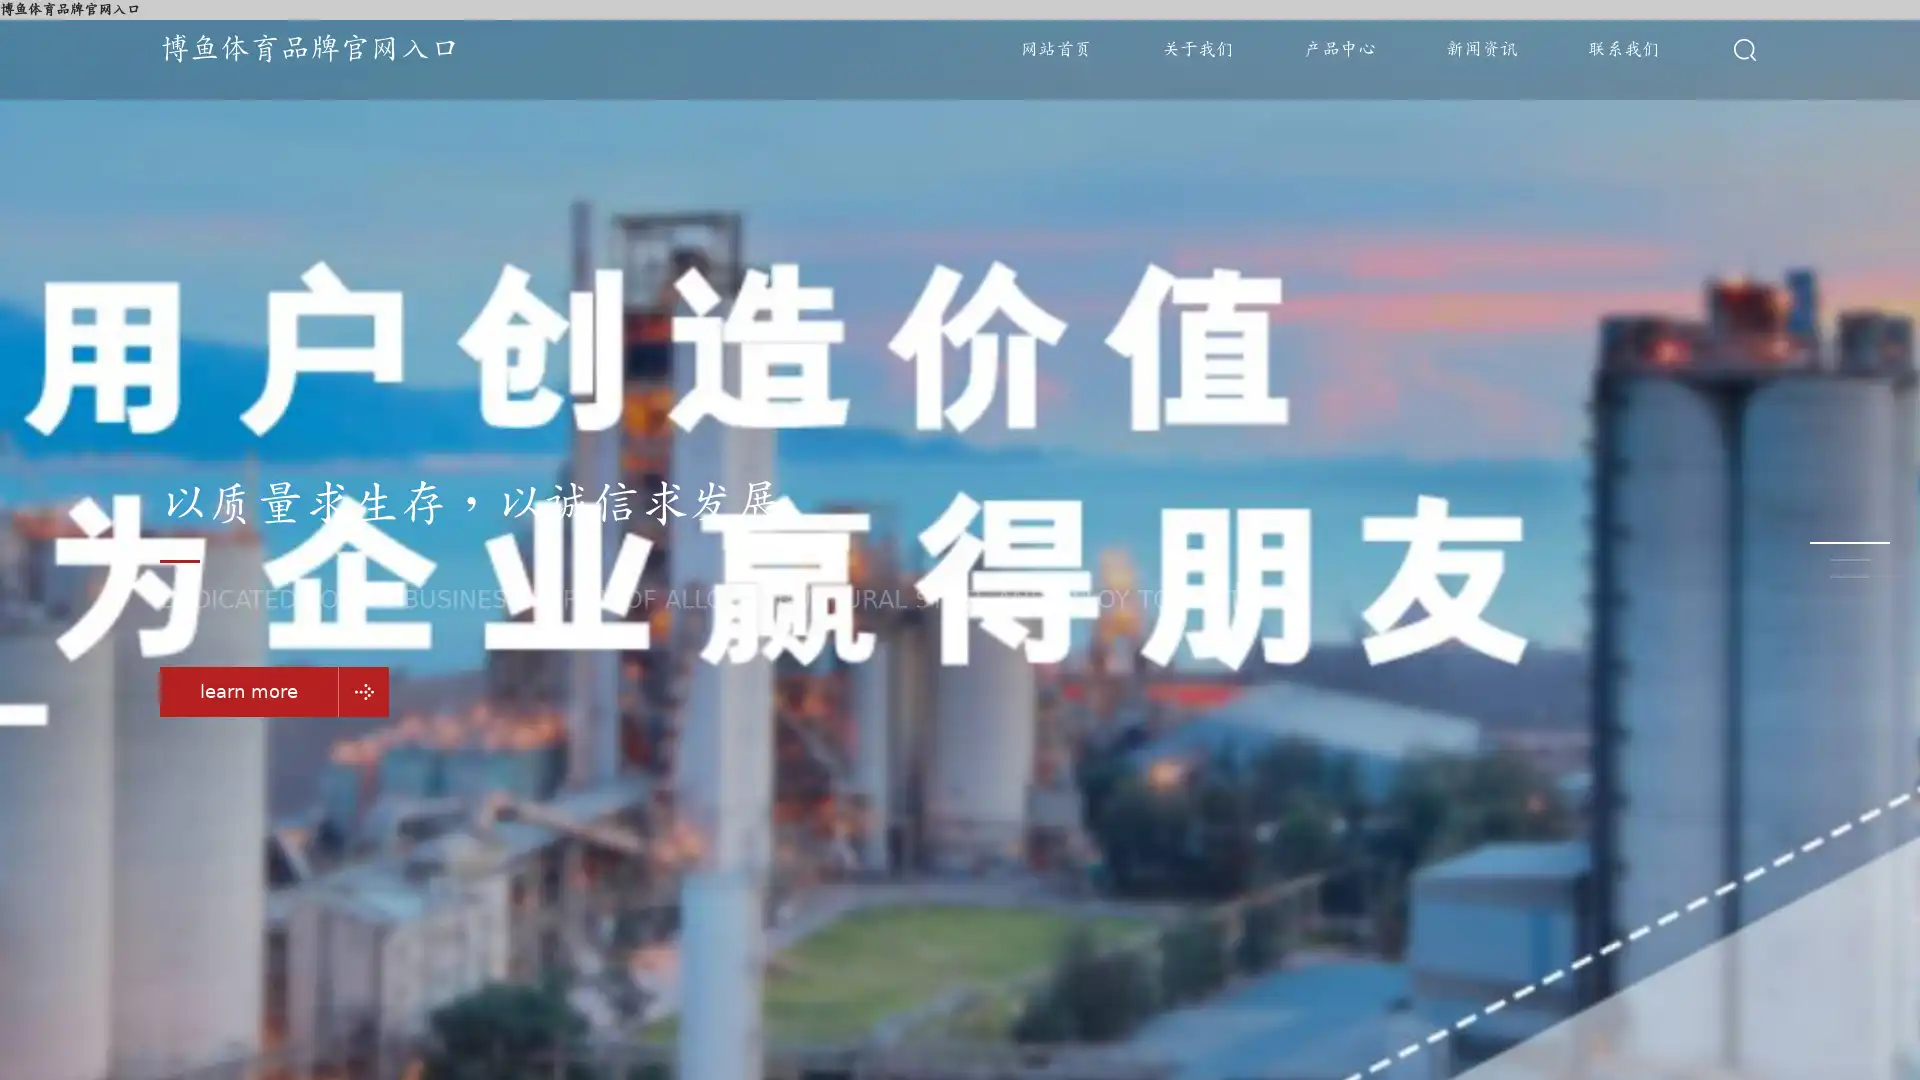 The image size is (1920, 1080). I want to click on Go to slide 2, so click(1848, 559).